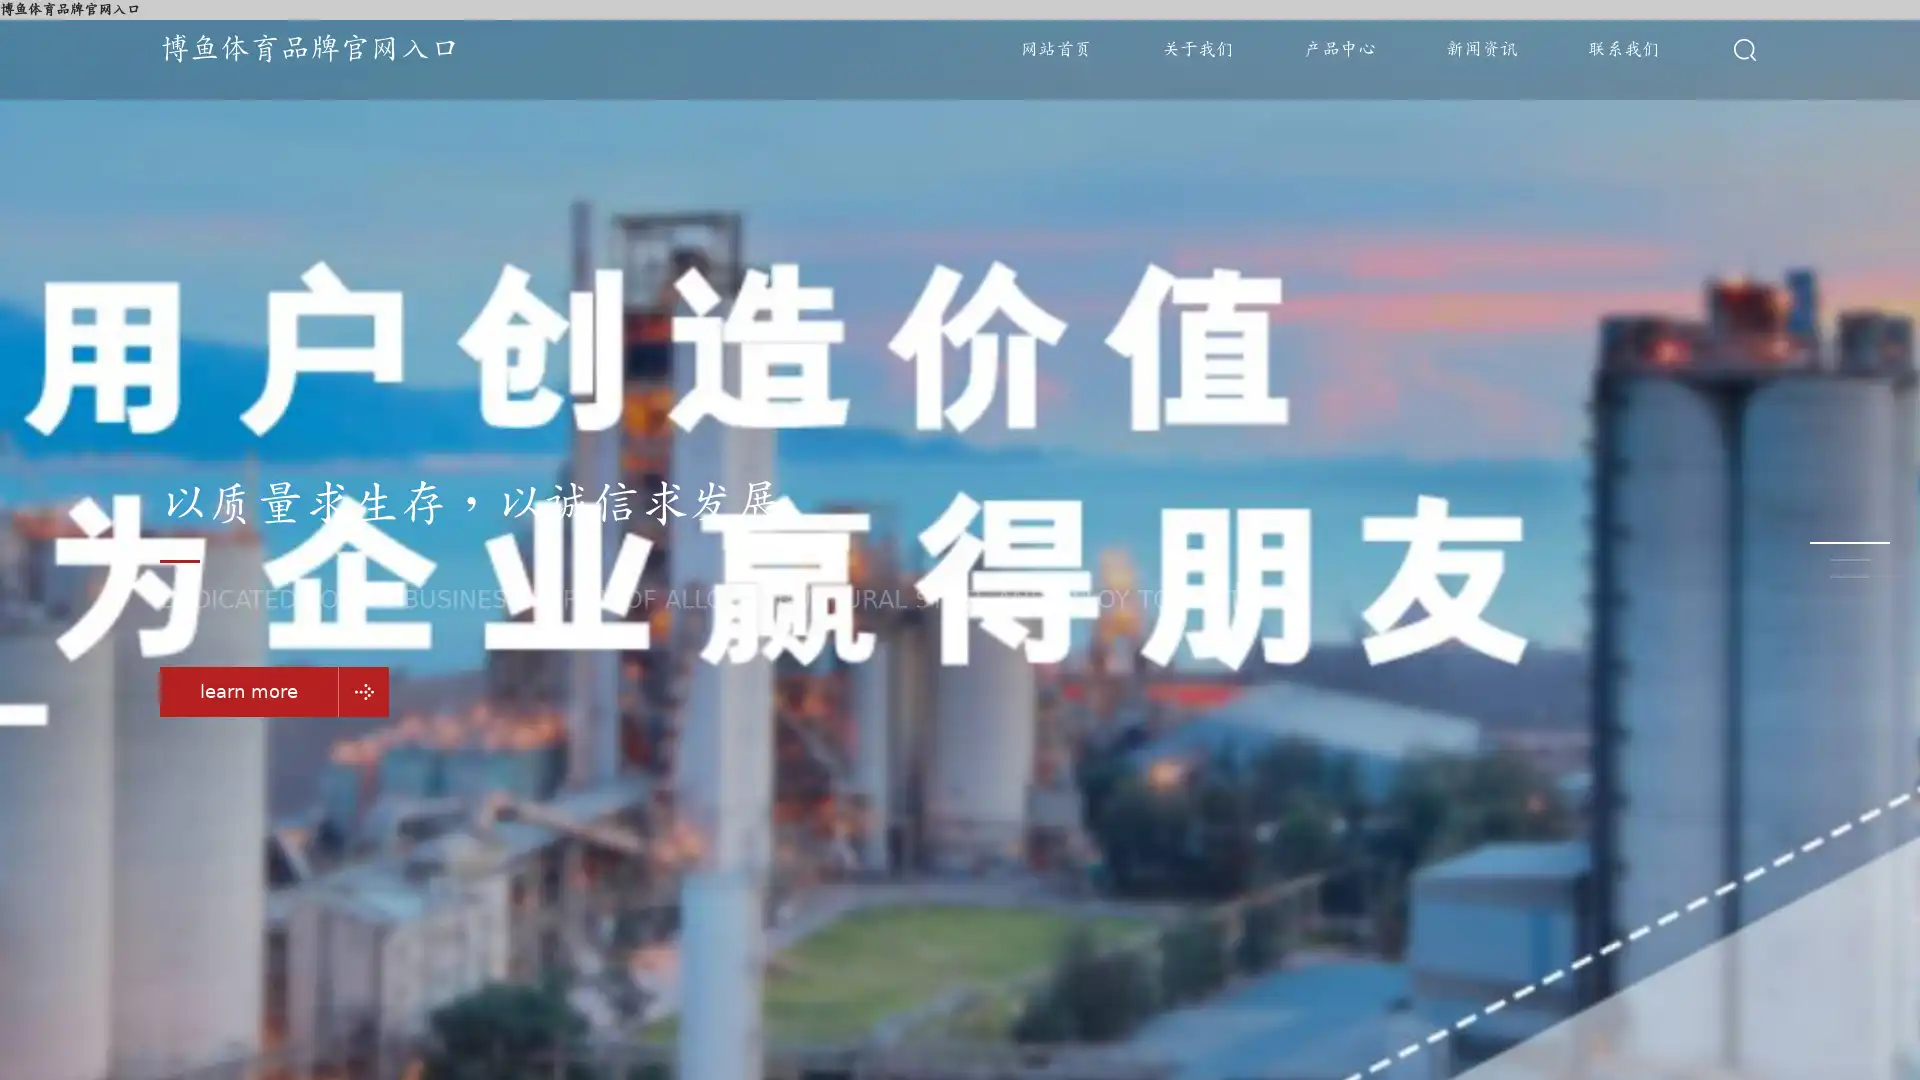 The image size is (1920, 1080). I want to click on Go to slide 2, so click(1848, 559).